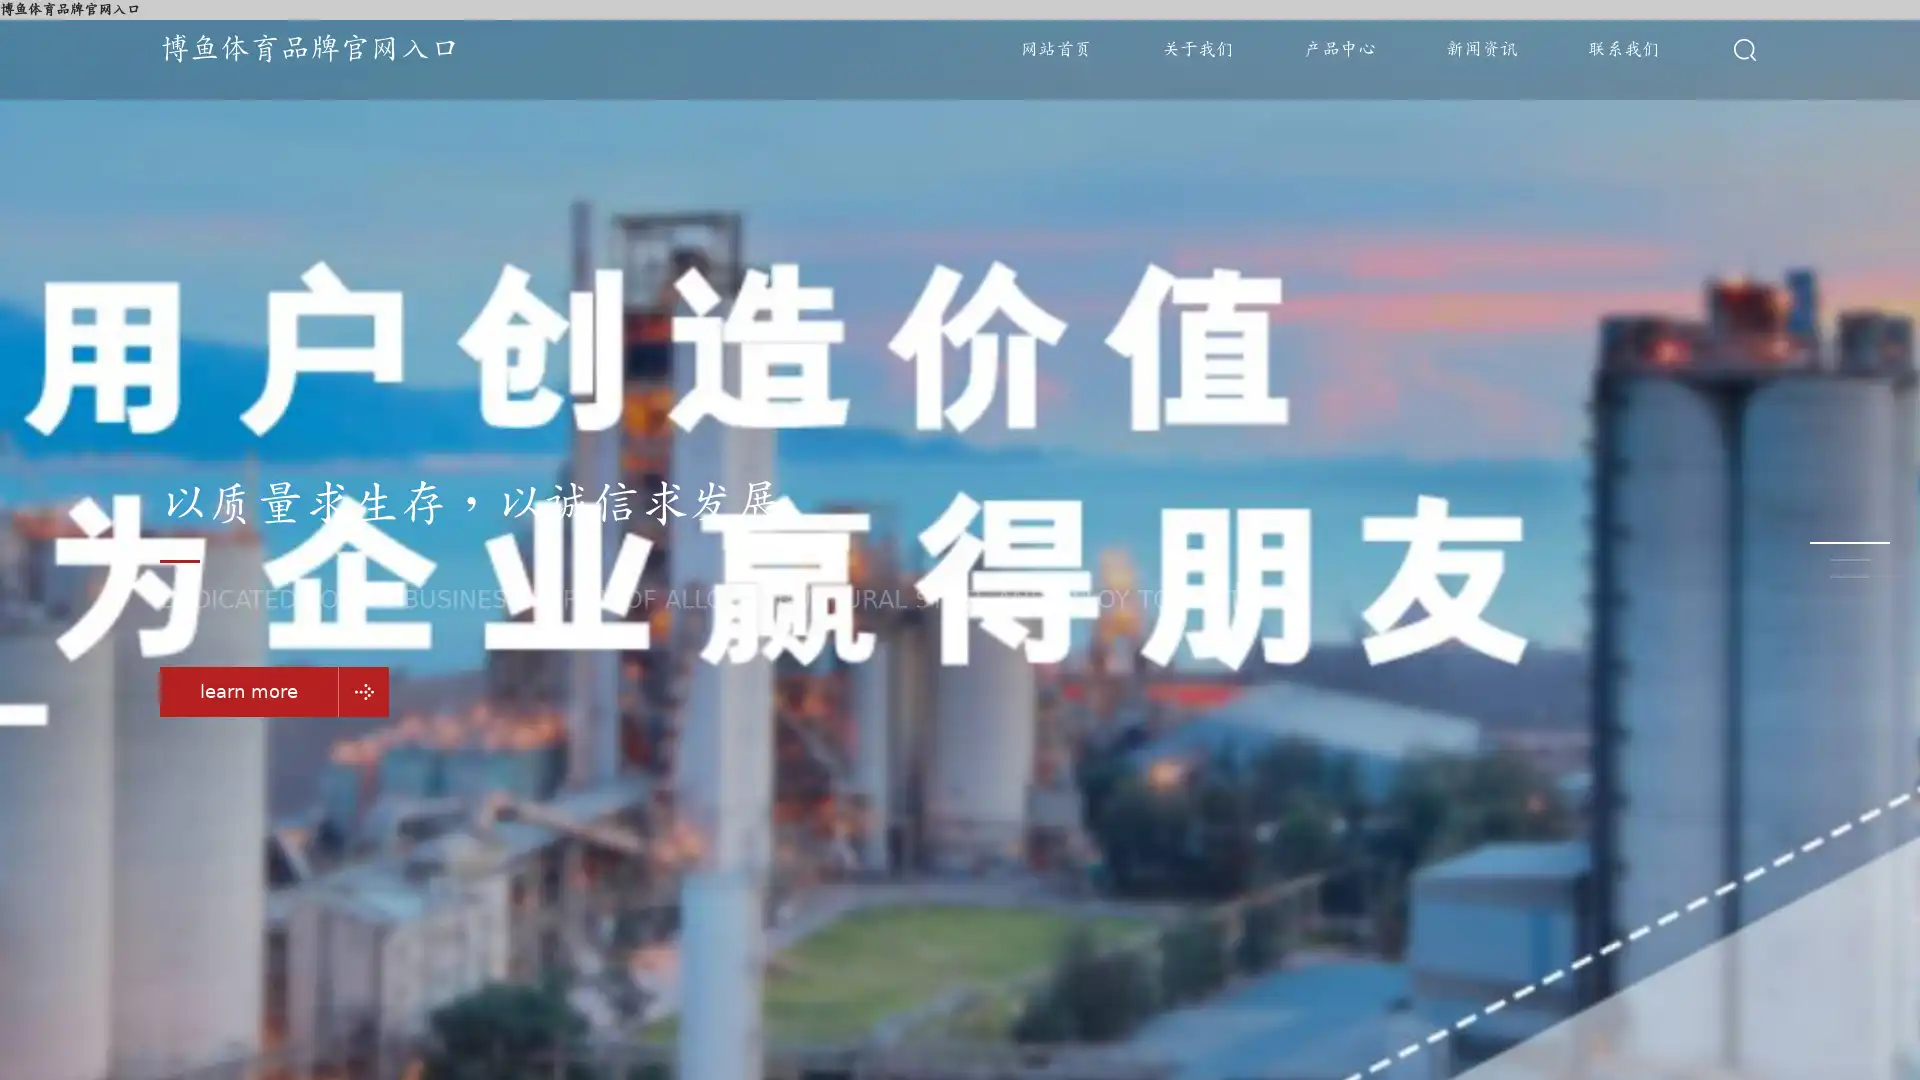 The image size is (1920, 1080). I want to click on Go to slide 2, so click(1848, 559).